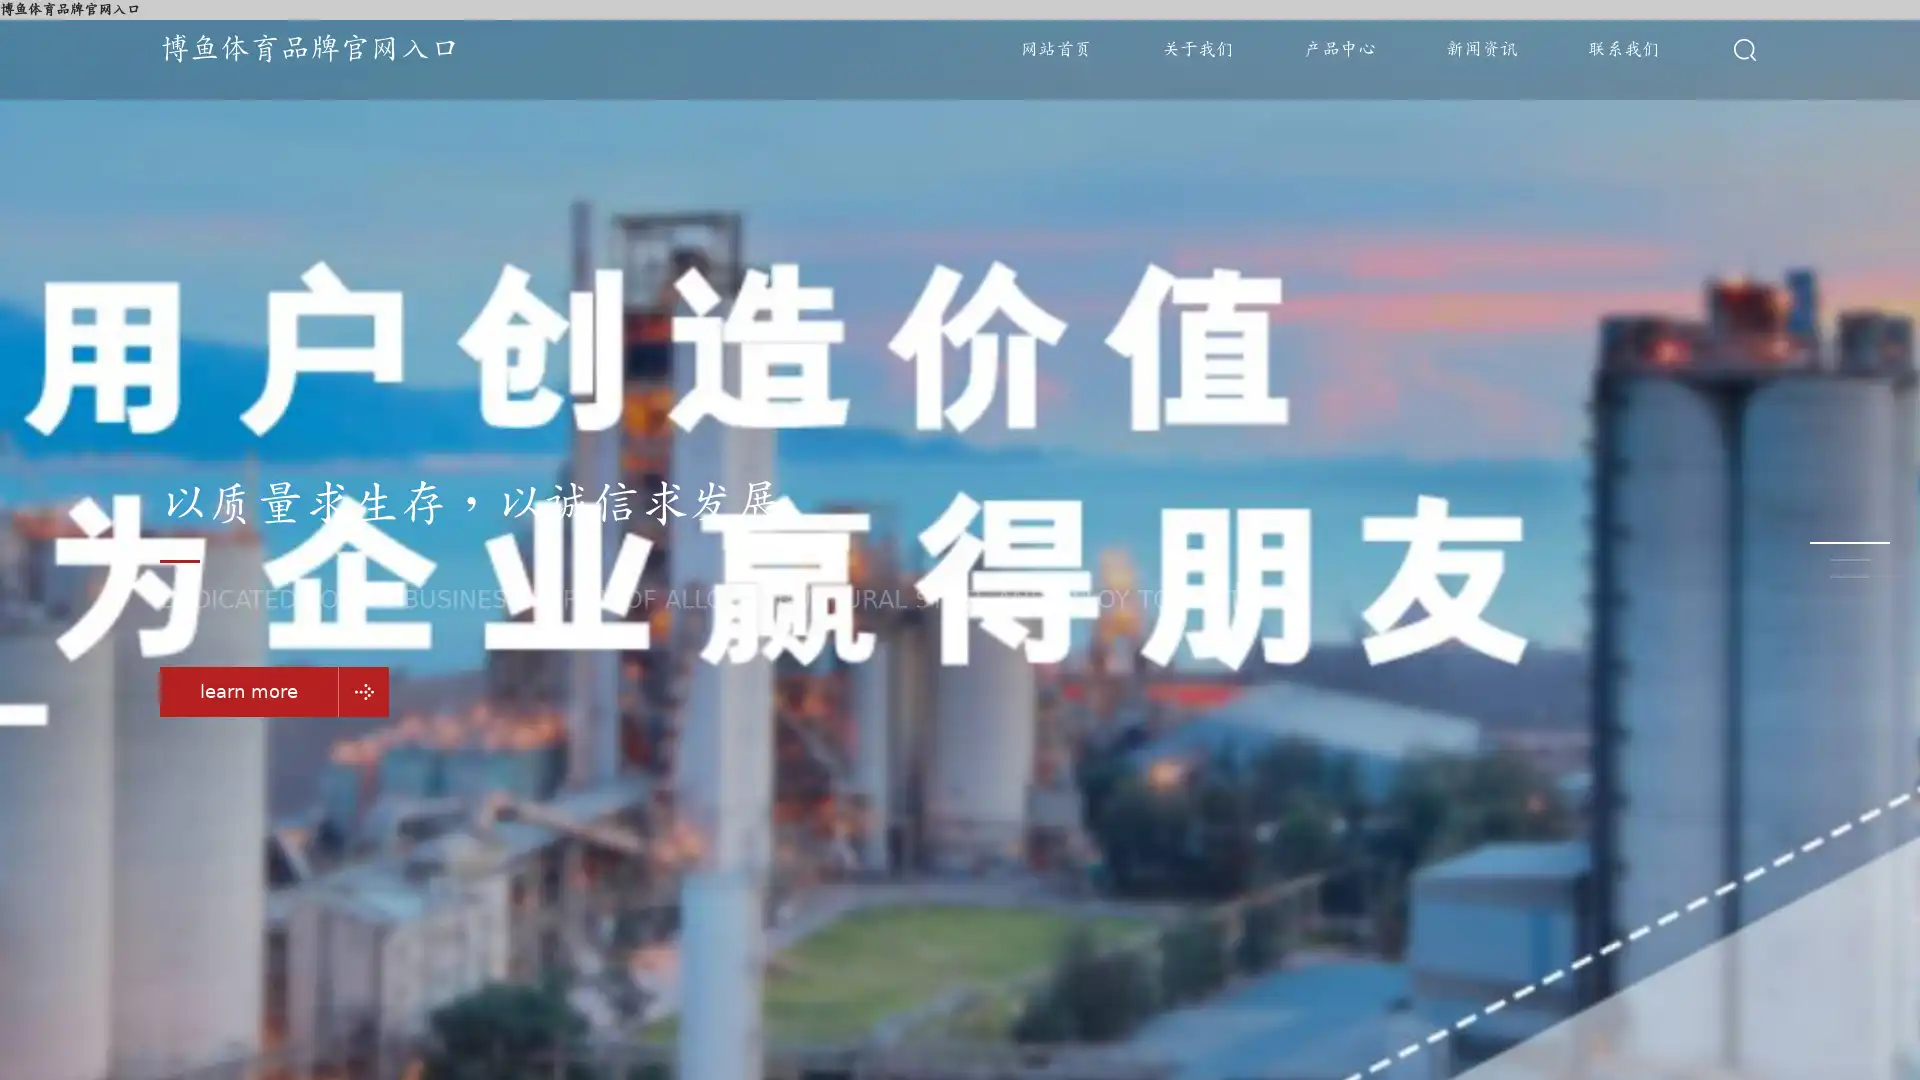 The image size is (1920, 1080). I want to click on Go to slide 2, so click(1848, 559).